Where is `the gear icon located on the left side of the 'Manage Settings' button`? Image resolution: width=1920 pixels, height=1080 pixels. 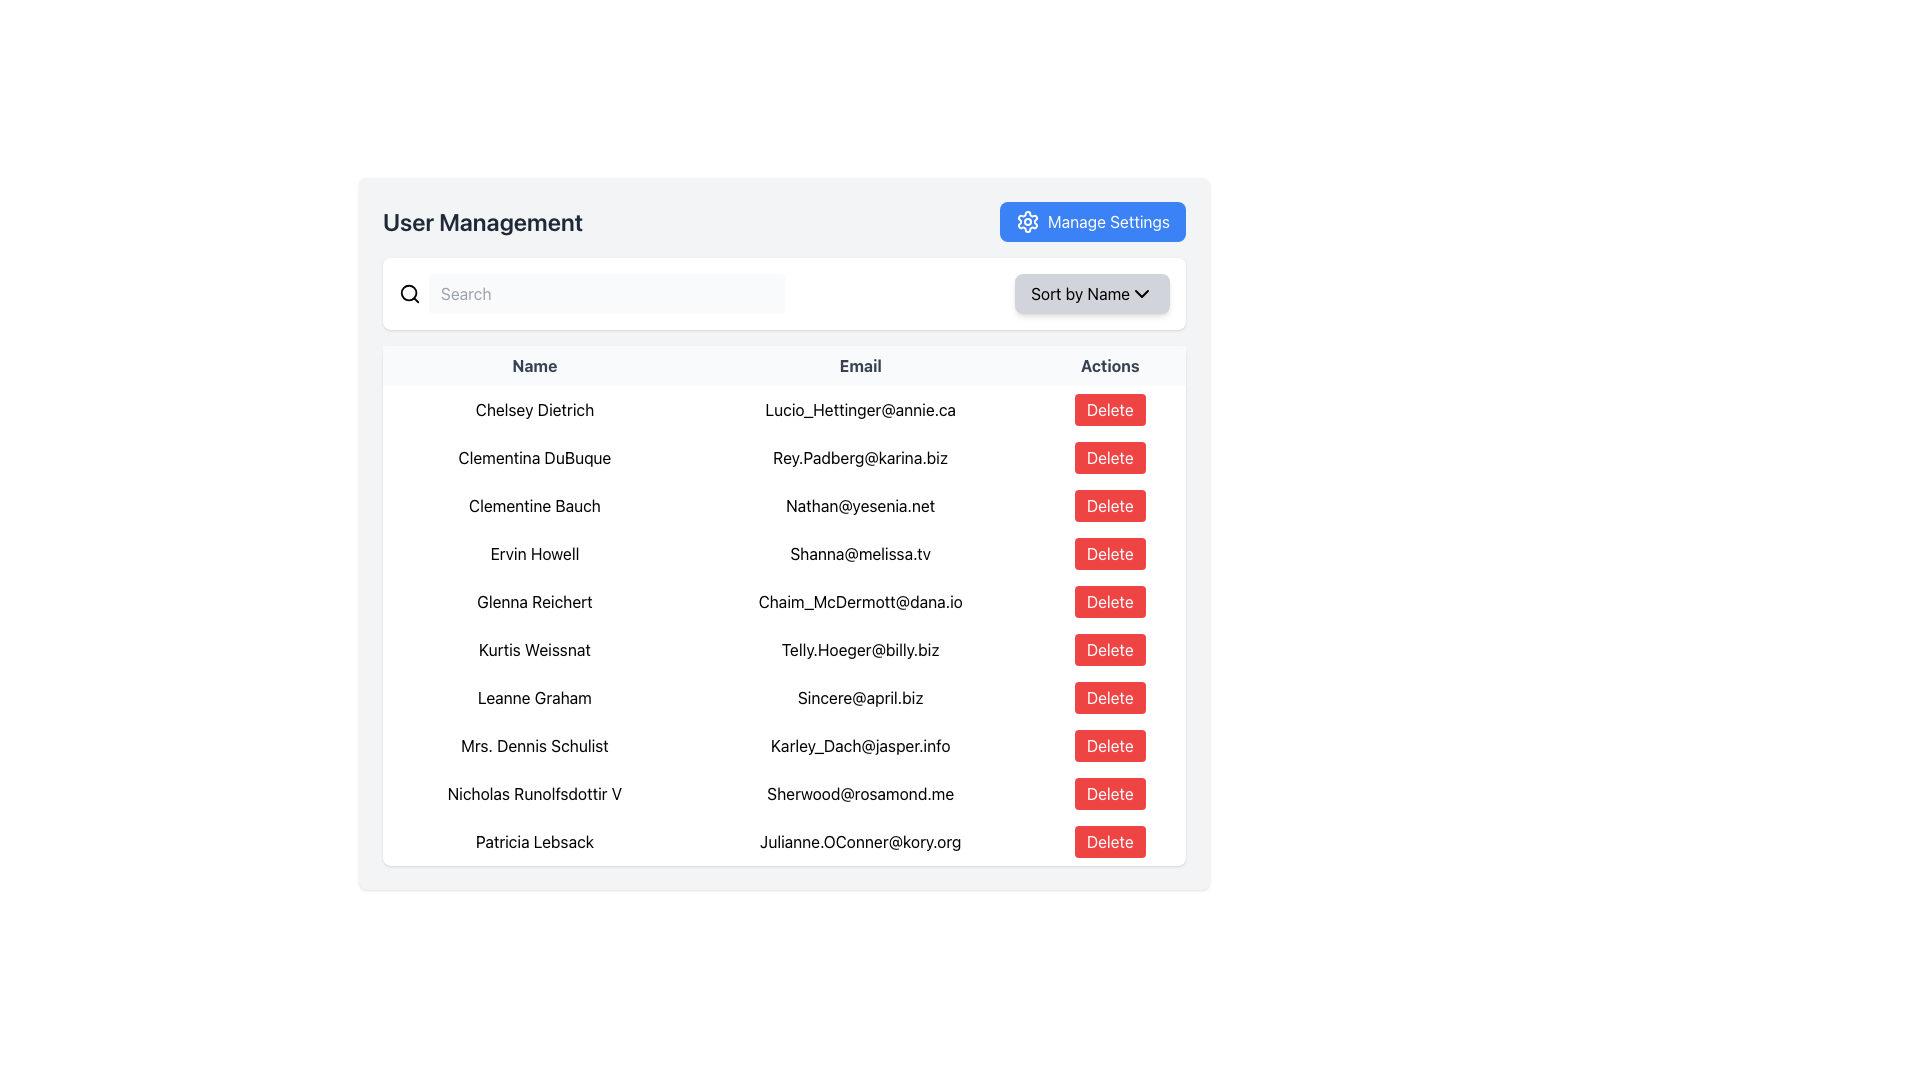
the gear icon located on the left side of the 'Manage Settings' button is located at coordinates (1027, 222).